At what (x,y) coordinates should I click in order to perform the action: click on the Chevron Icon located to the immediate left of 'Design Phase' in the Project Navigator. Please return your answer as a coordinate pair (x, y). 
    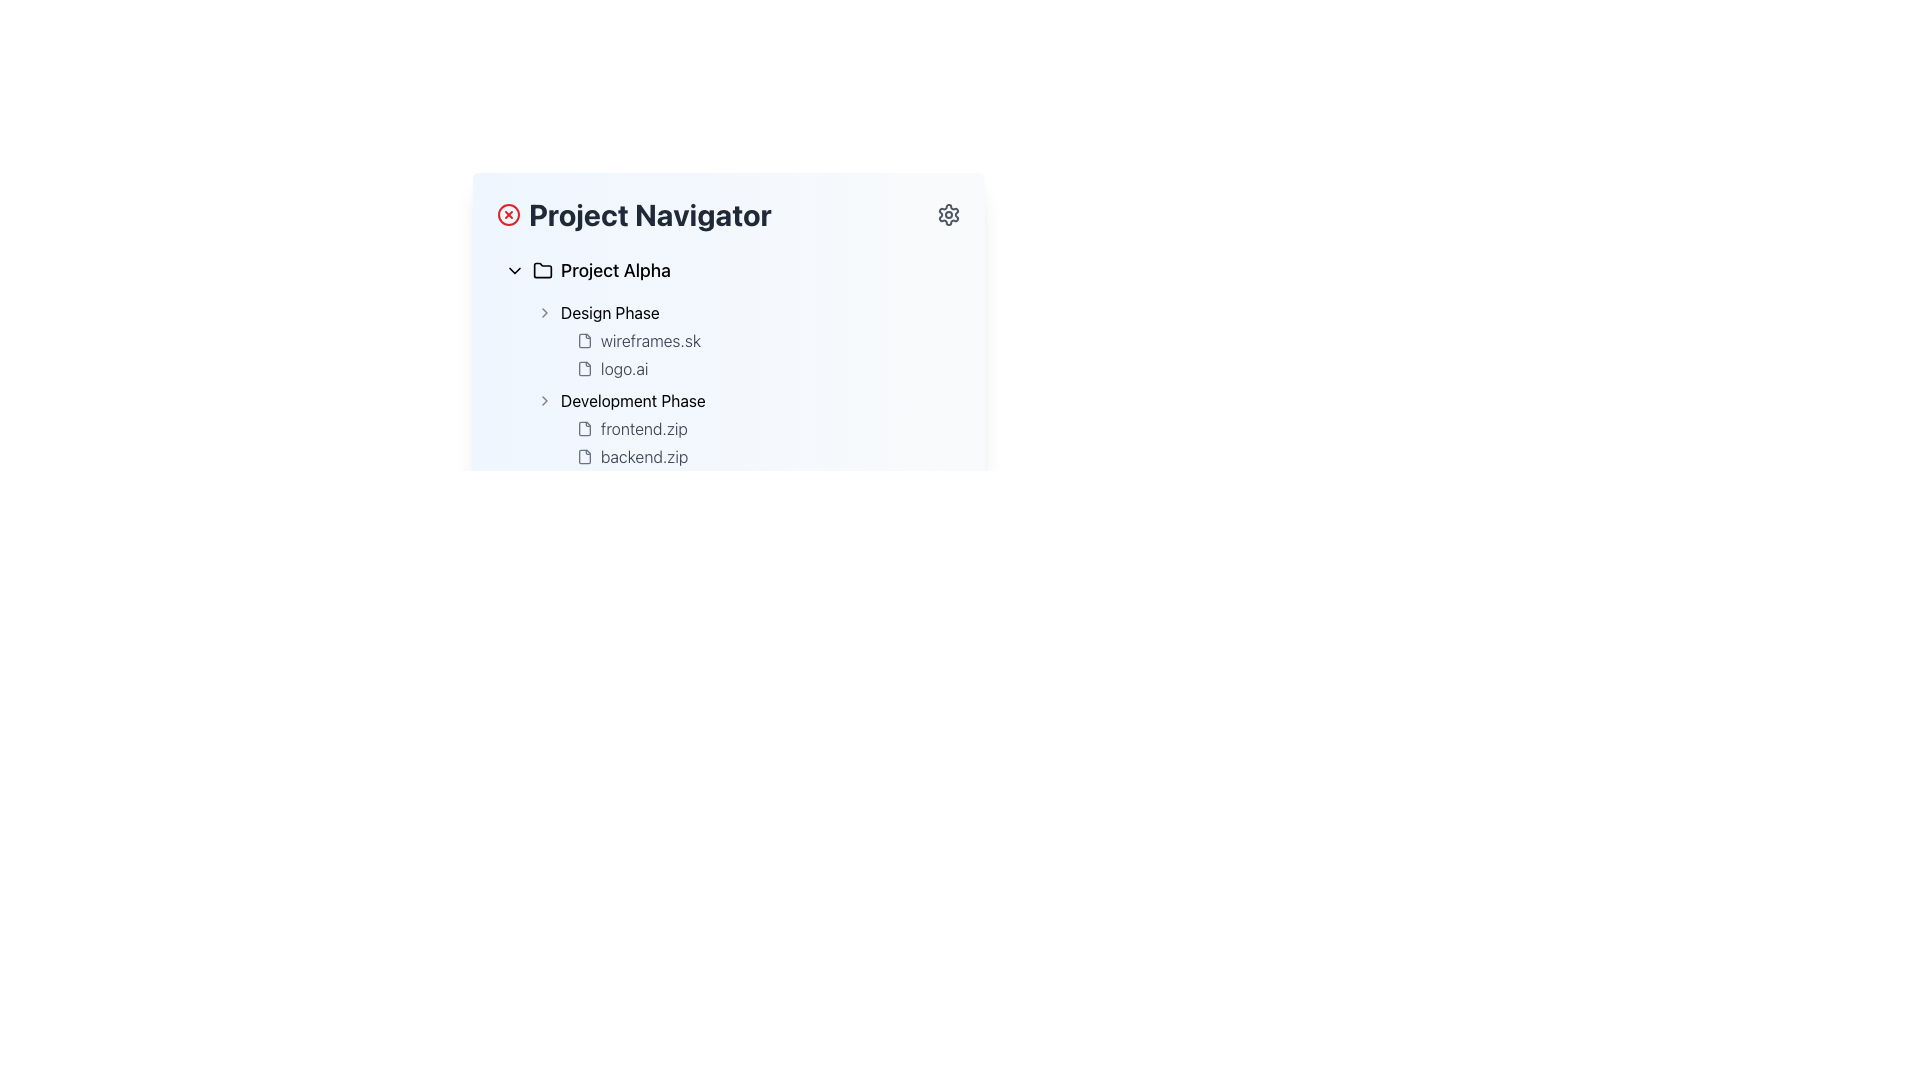
    Looking at the image, I should click on (545, 312).